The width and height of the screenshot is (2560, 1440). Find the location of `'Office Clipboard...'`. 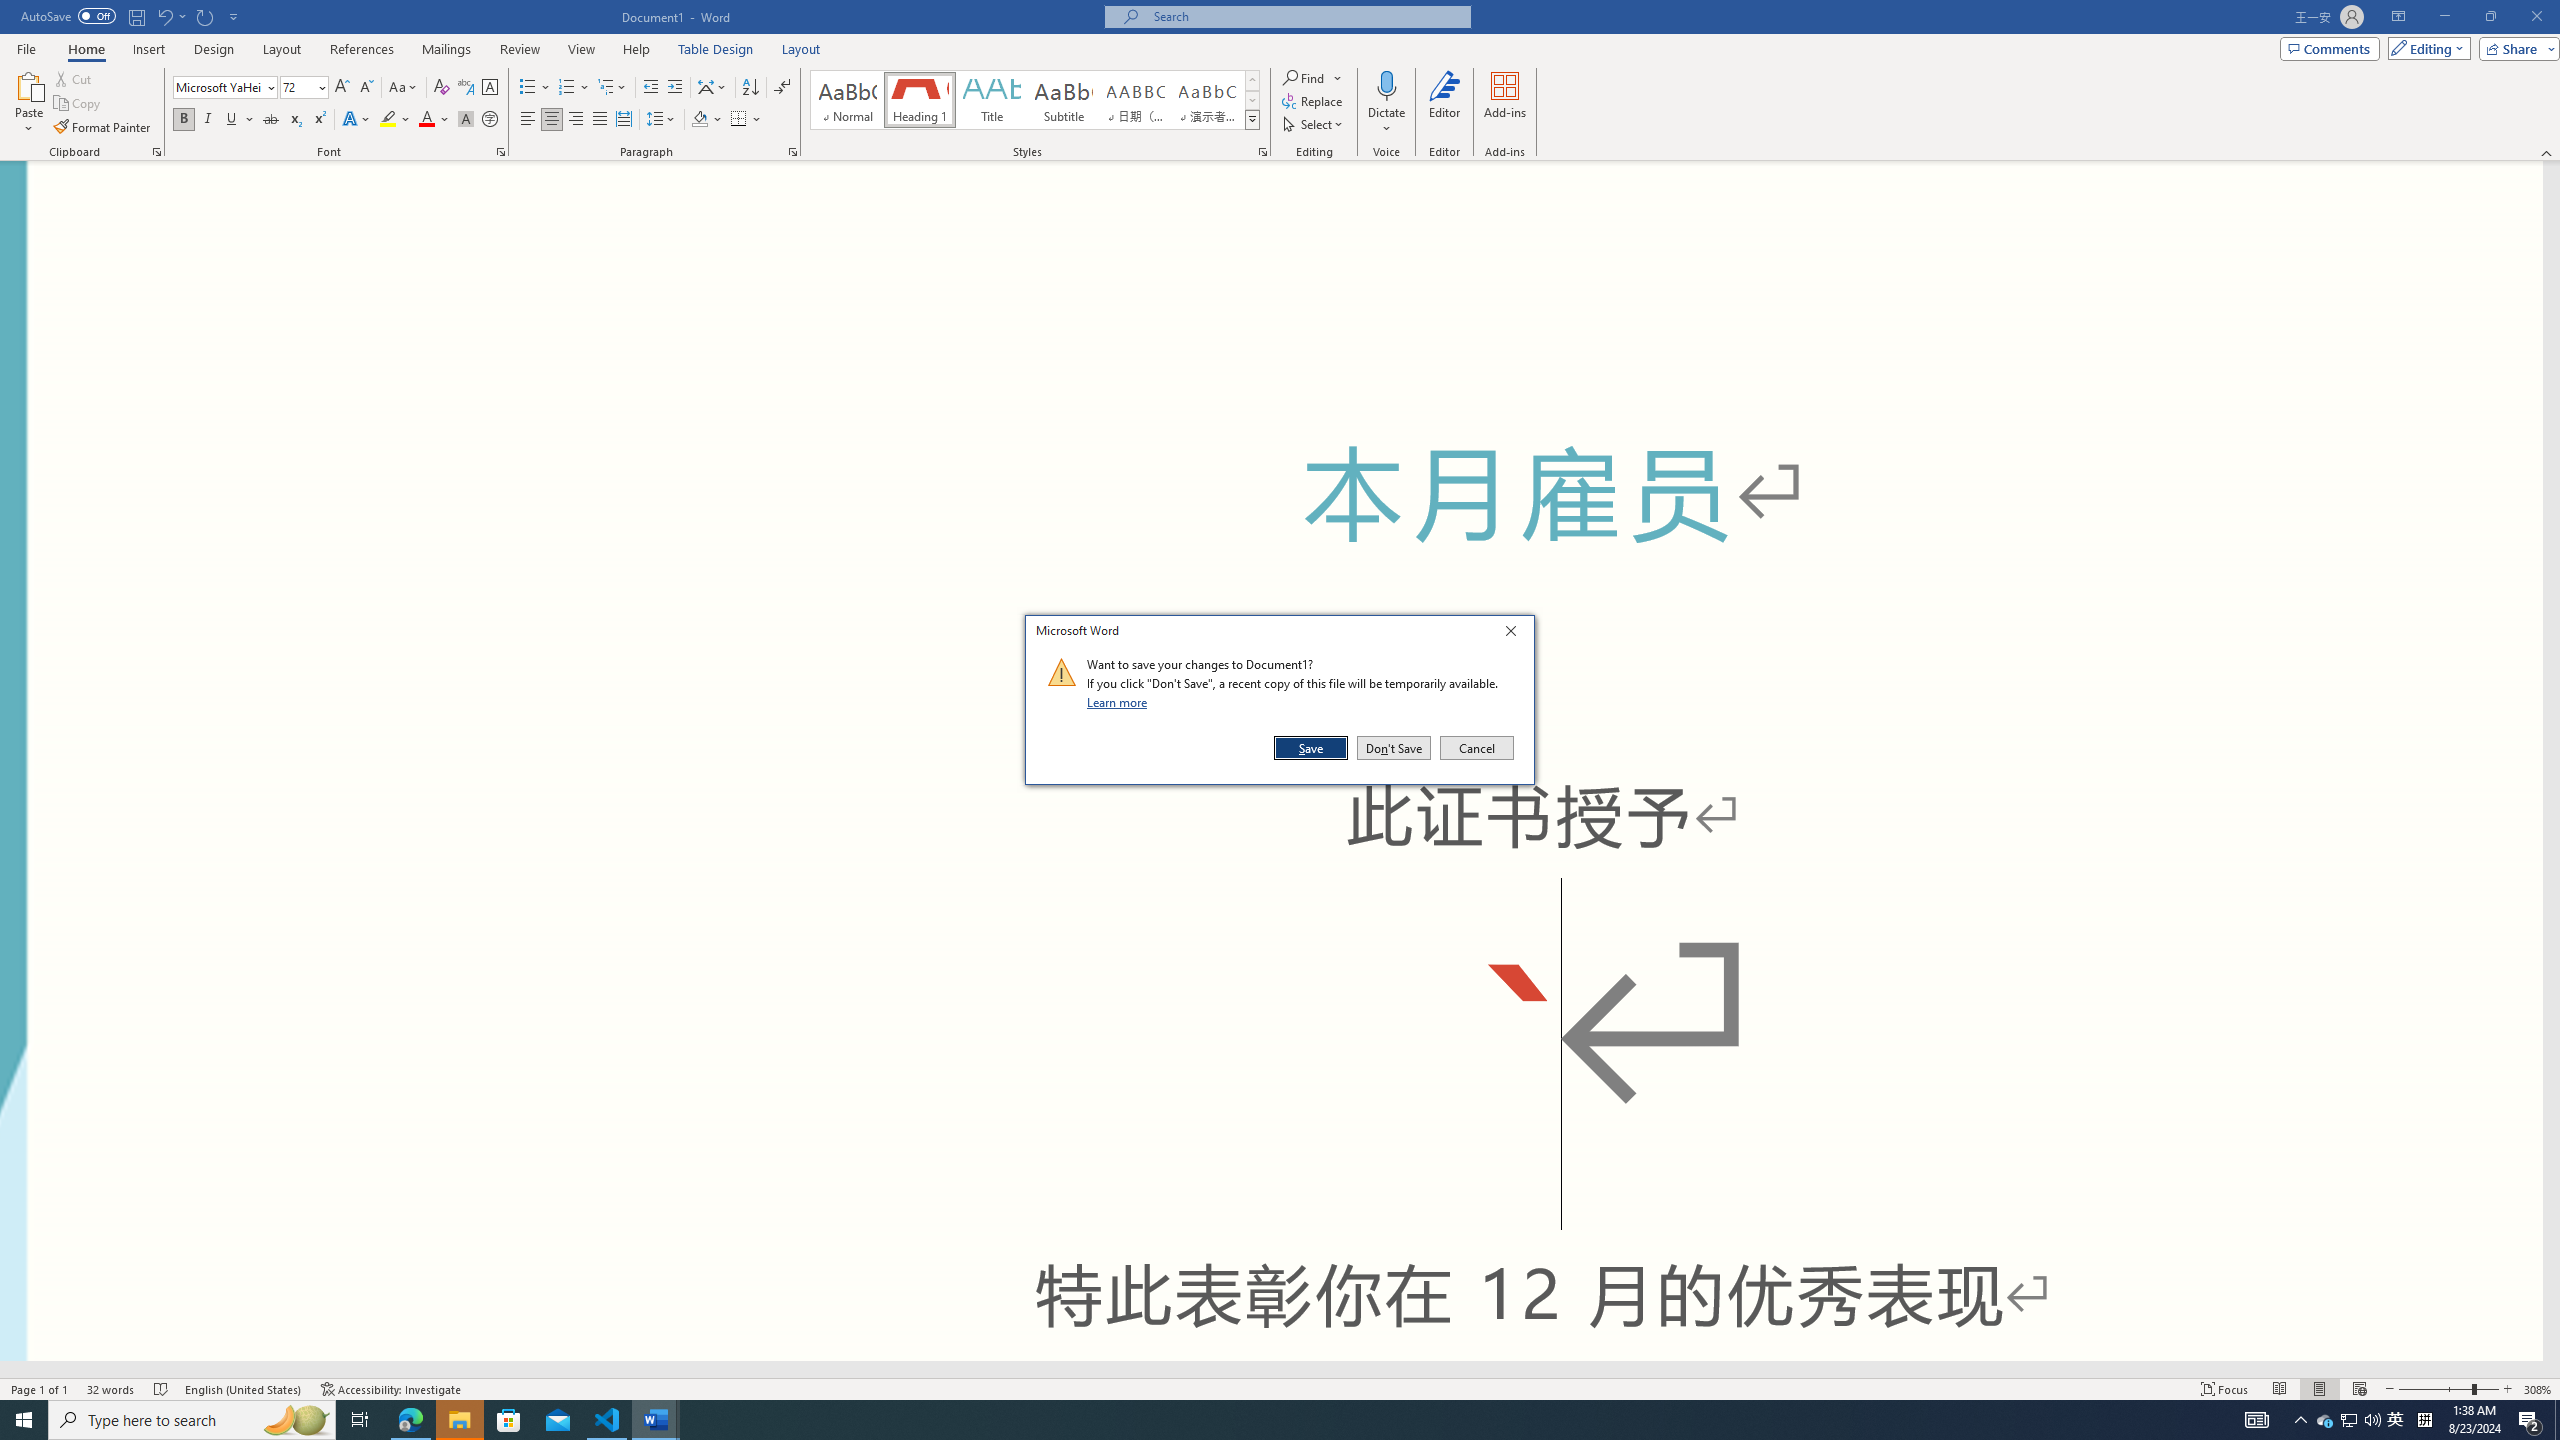

'Office Clipboard...' is located at coordinates (155, 150).